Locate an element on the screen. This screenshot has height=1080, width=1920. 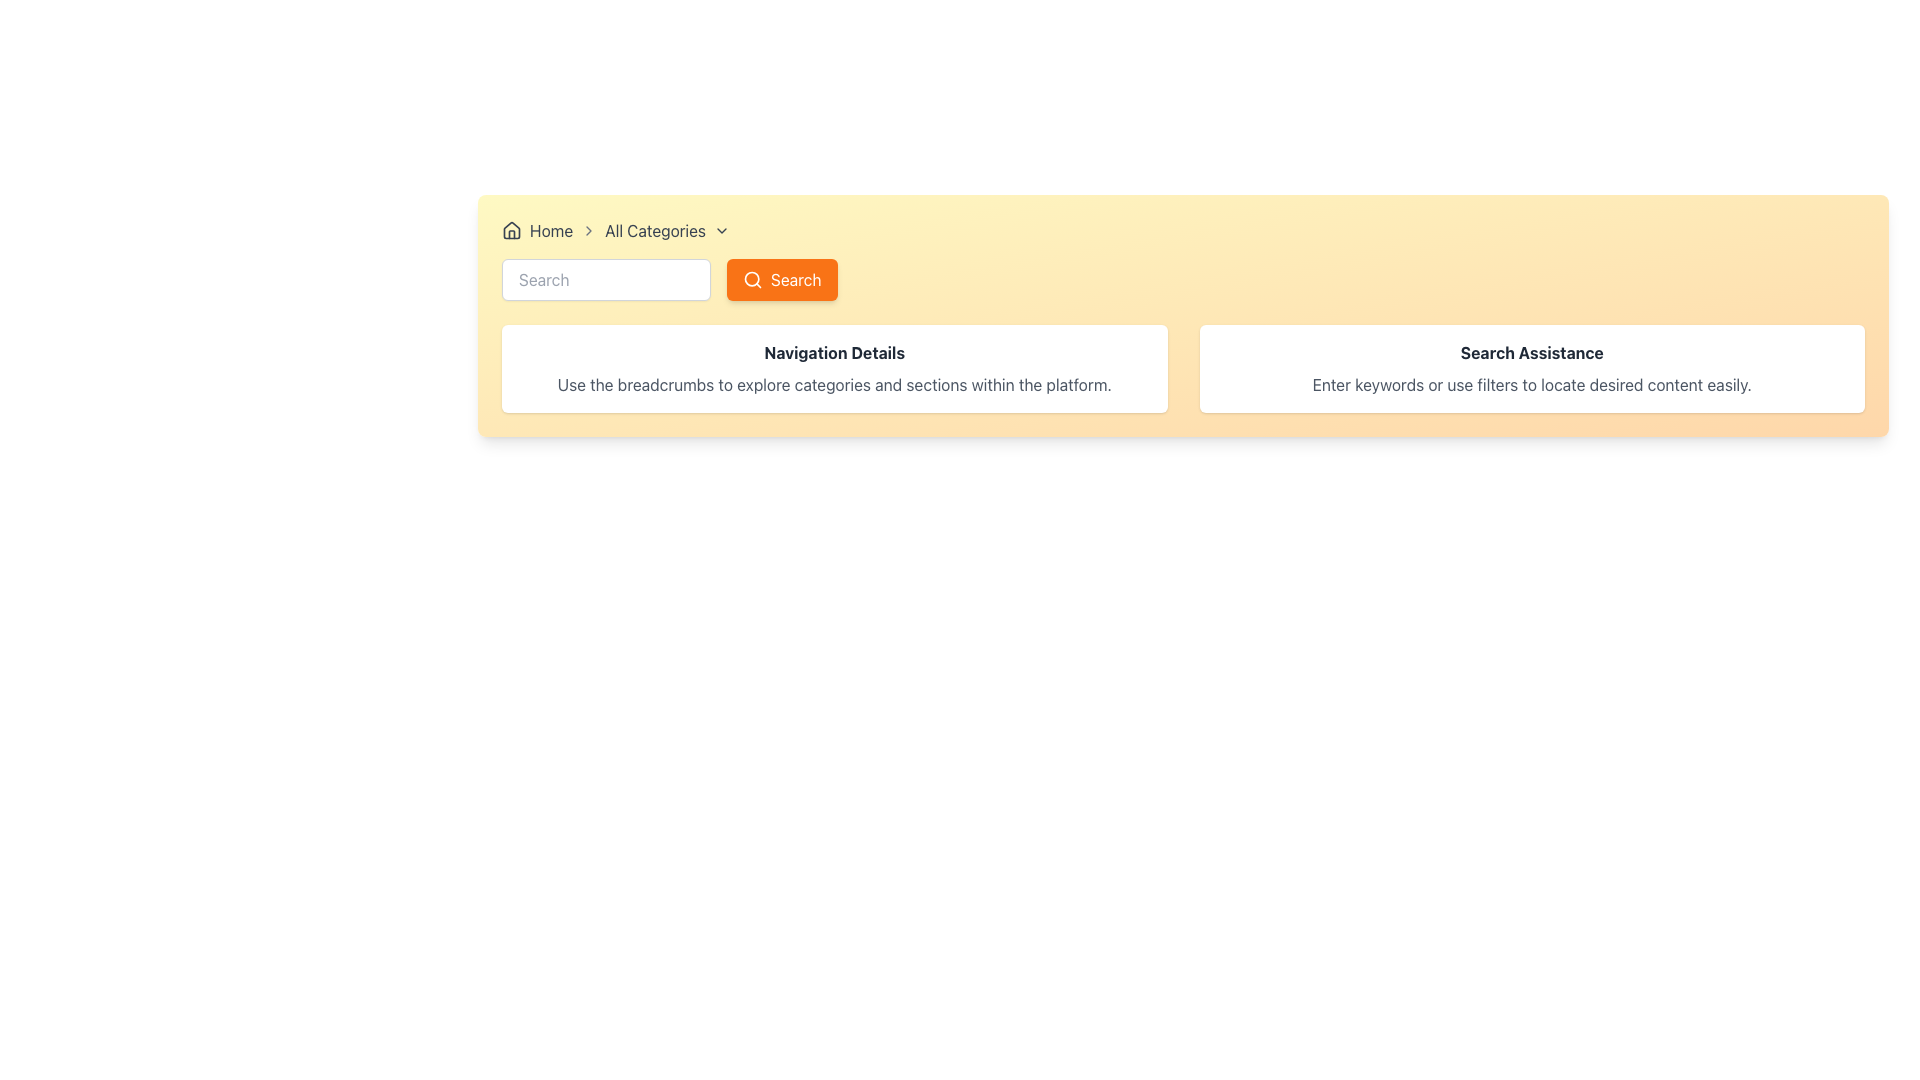
the magnifying glass icon representing the search function, which is located to the left of the 'Search' button in the header section is located at coordinates (752, 280).